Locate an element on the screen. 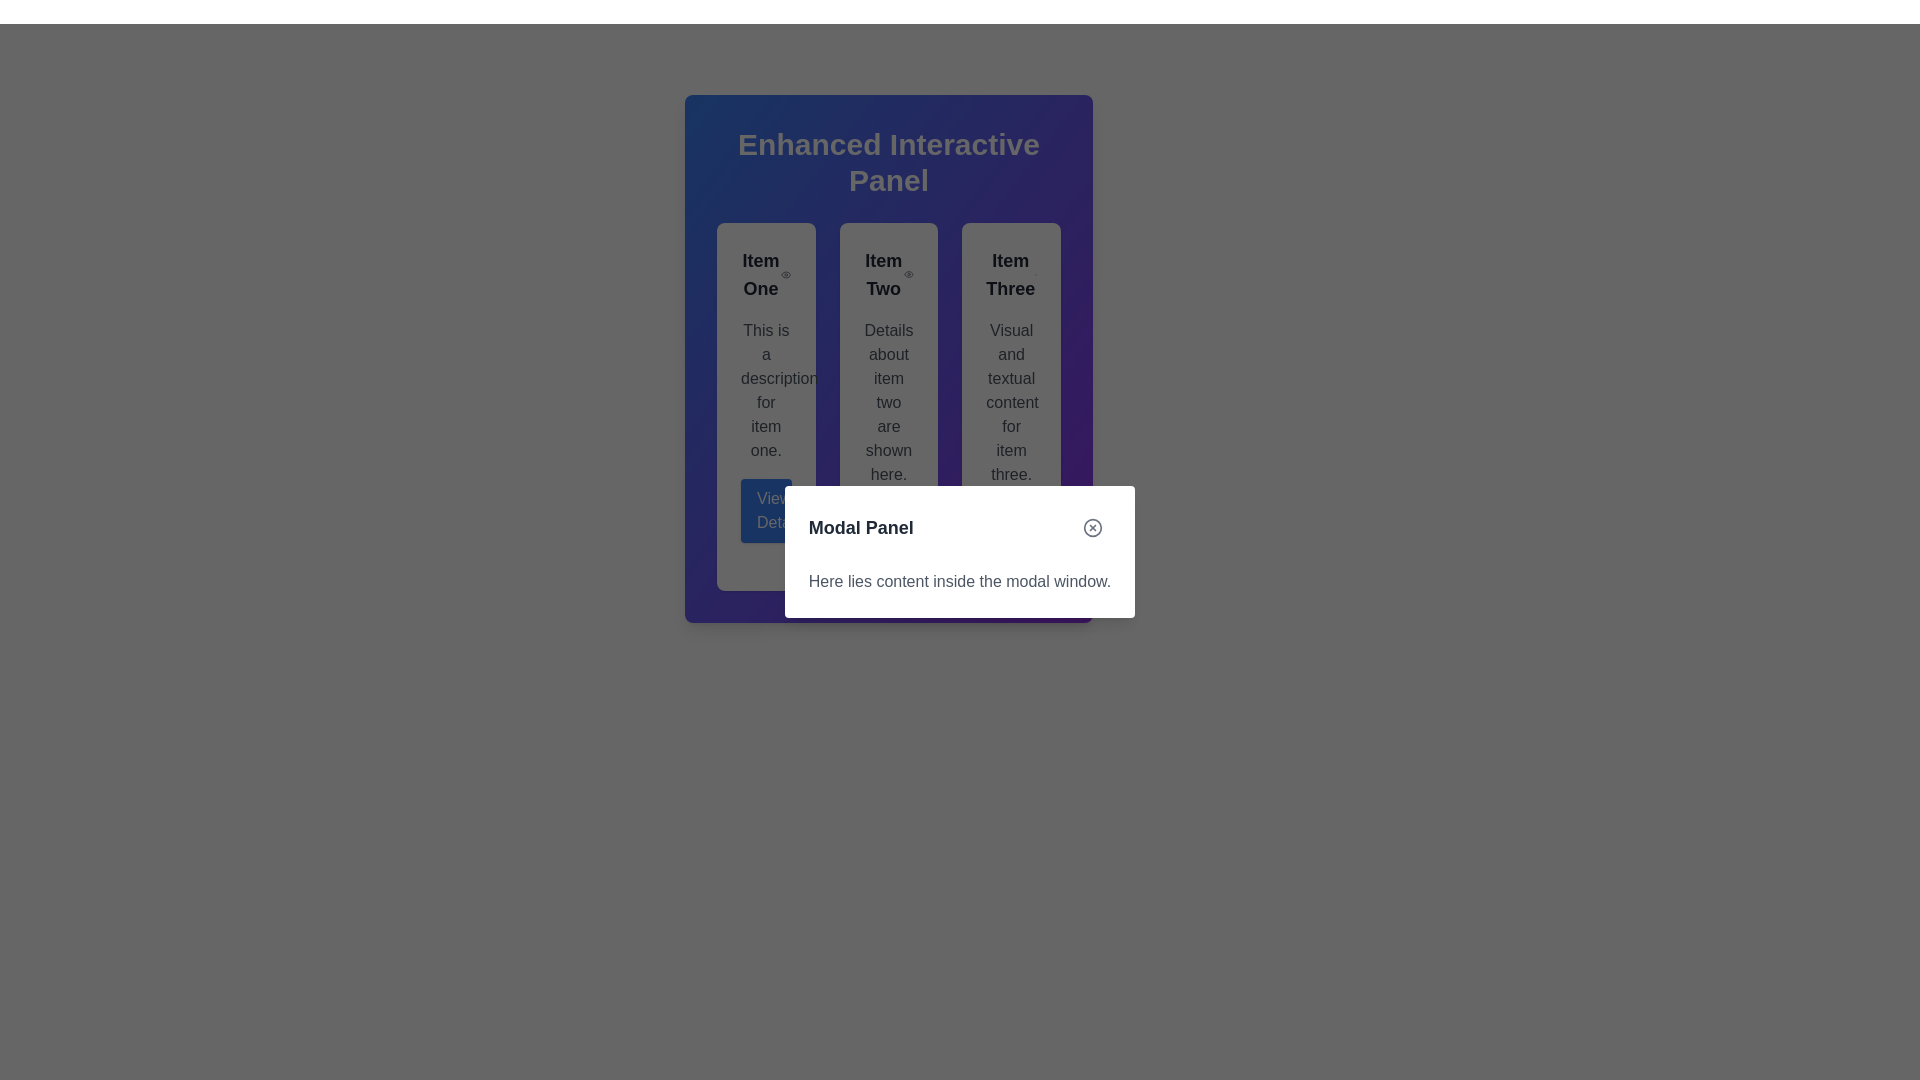  the 'View Details' button, which is a blue rectangular button with white text, rounded corners, located at the bottom of the 'Item One' panel is located at coordinates (765, 509).